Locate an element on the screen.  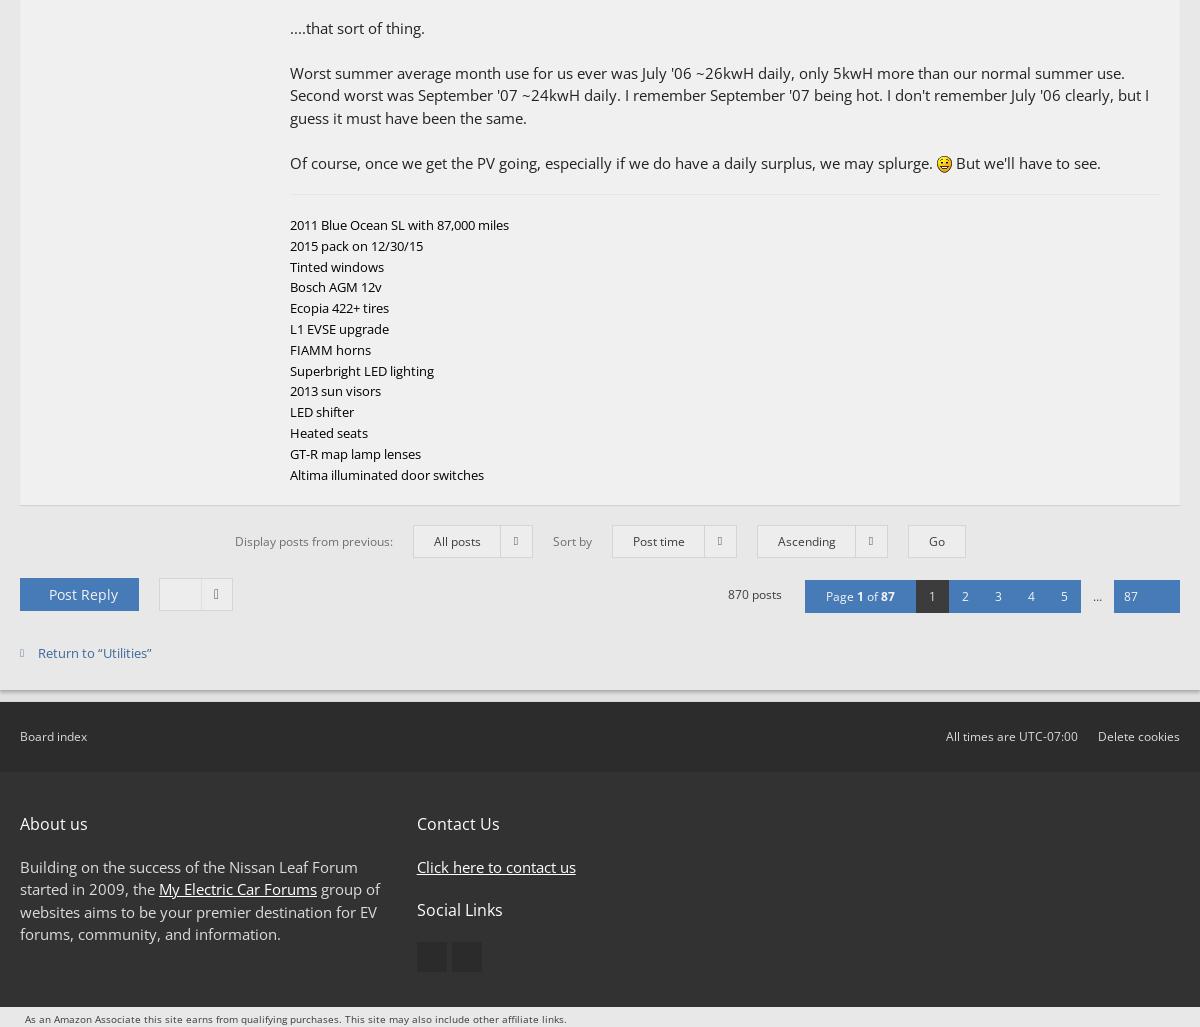
'FIAMM horns' is located at coordinates (330, 348).